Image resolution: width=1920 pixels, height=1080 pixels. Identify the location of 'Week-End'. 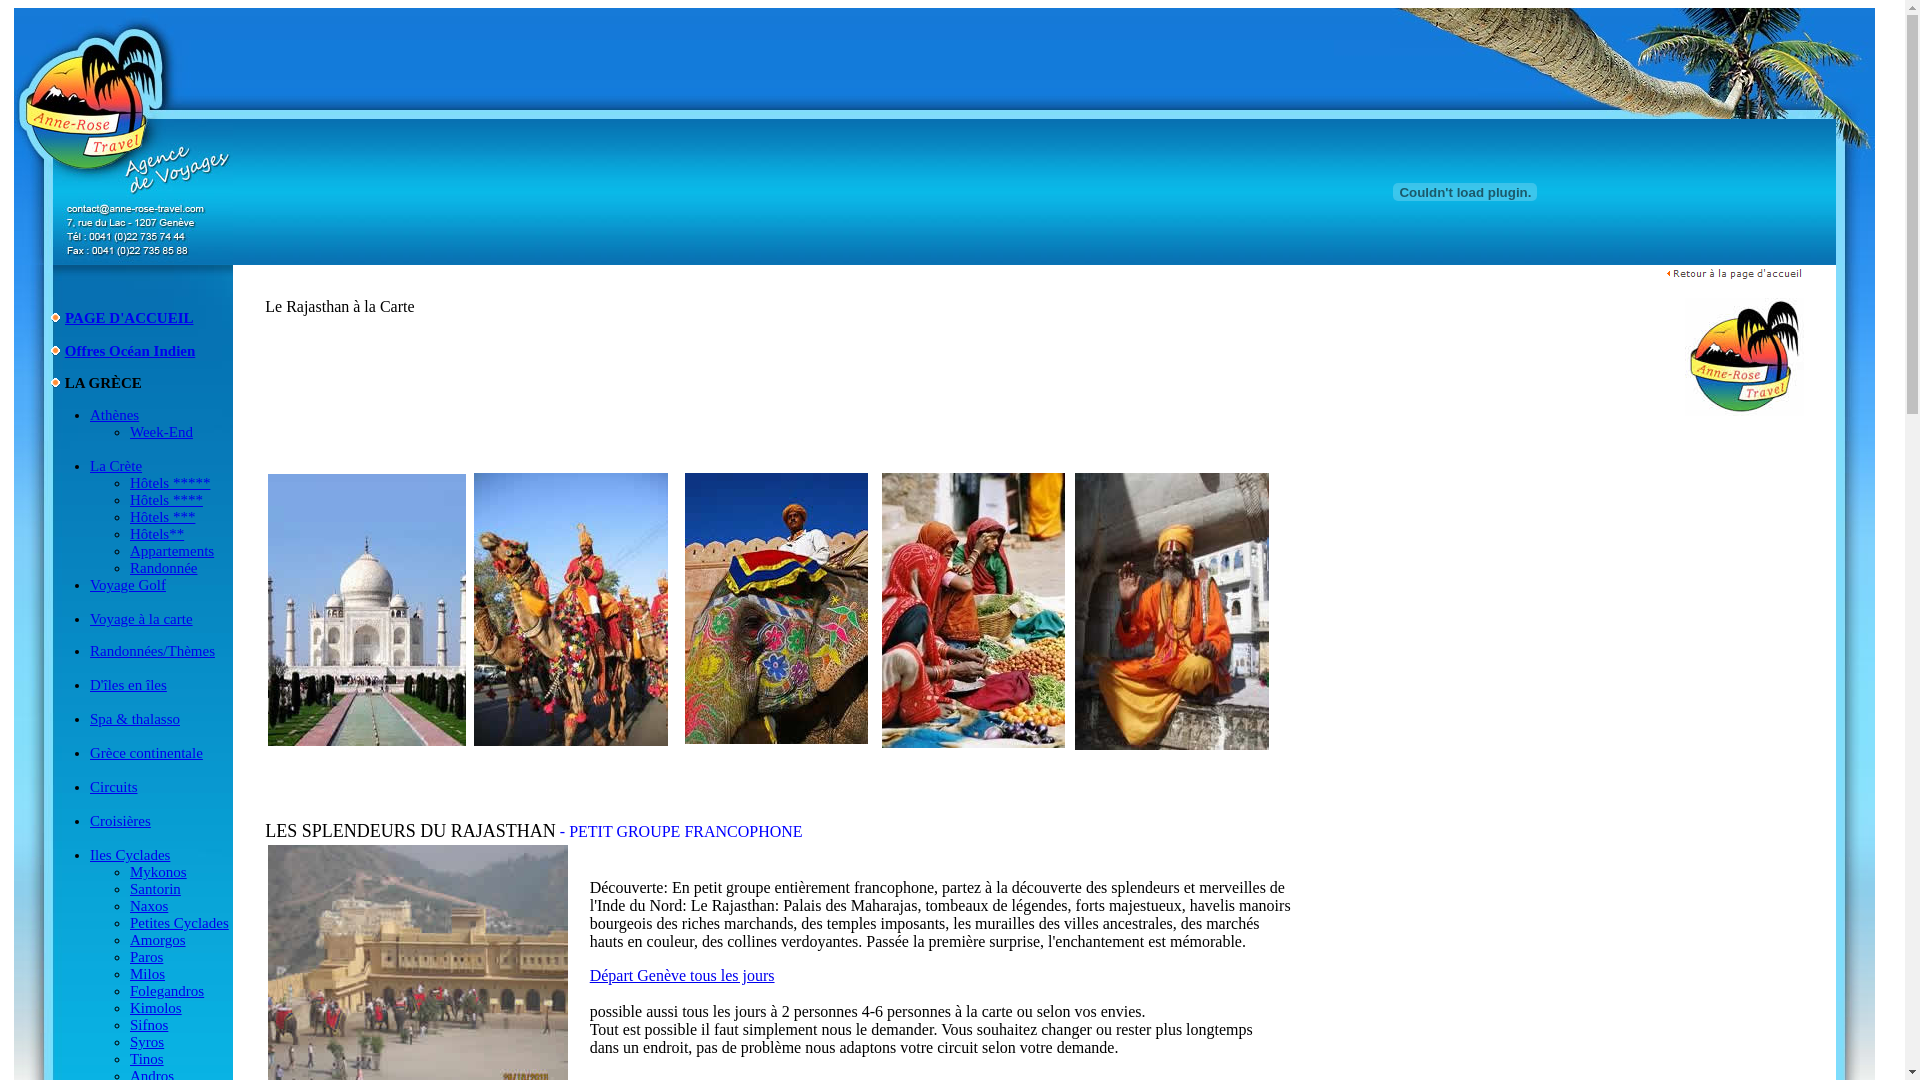
(161, 431).